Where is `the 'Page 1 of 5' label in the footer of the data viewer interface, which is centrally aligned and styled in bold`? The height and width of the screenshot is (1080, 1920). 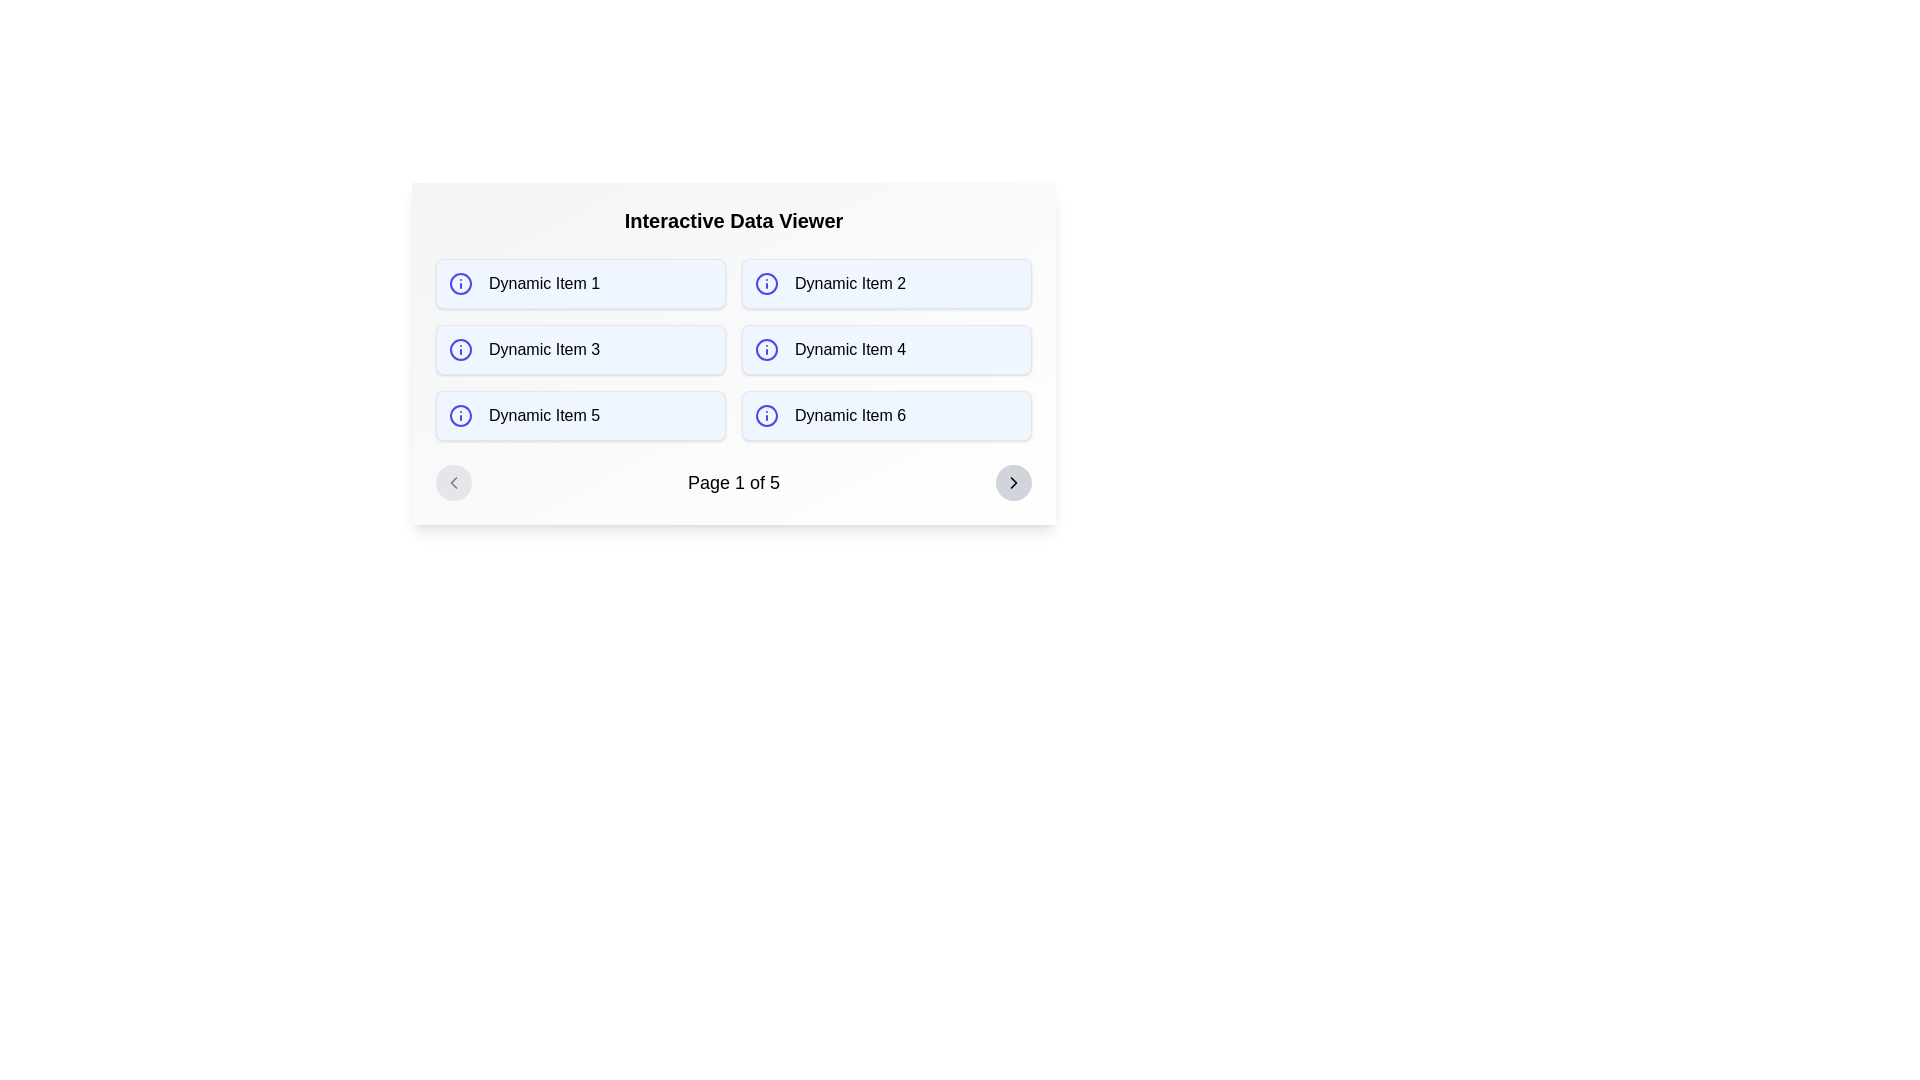 the 'Page 1 of 5' label in the footer of the data viewer interface, which is centrally aligned and styled in bold is located at coordinates (733, 482).